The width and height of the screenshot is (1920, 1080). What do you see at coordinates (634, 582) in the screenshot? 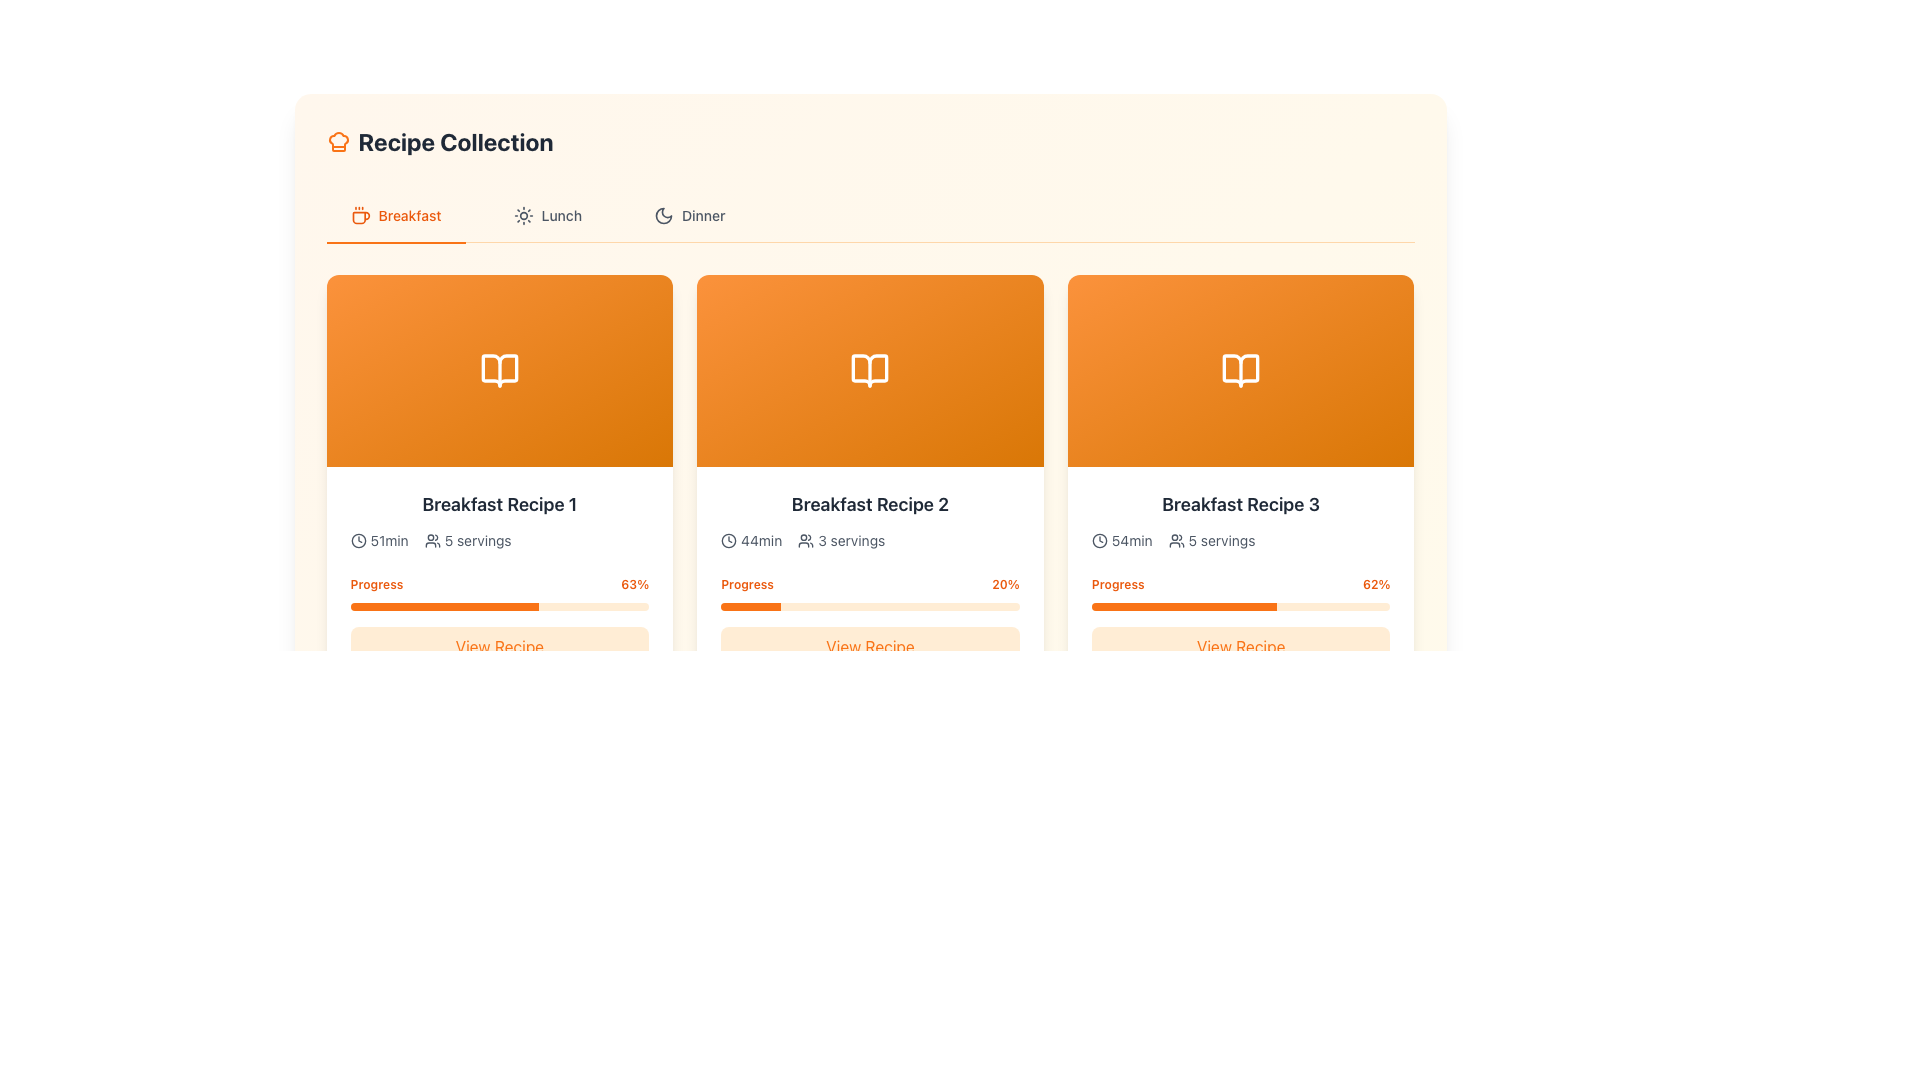
I see `the text label that displays the current progress percentage, located in the lower-right corner above the progress bar of the 'Breakfast Recipe 3' card` at bounding box center [634, 582].